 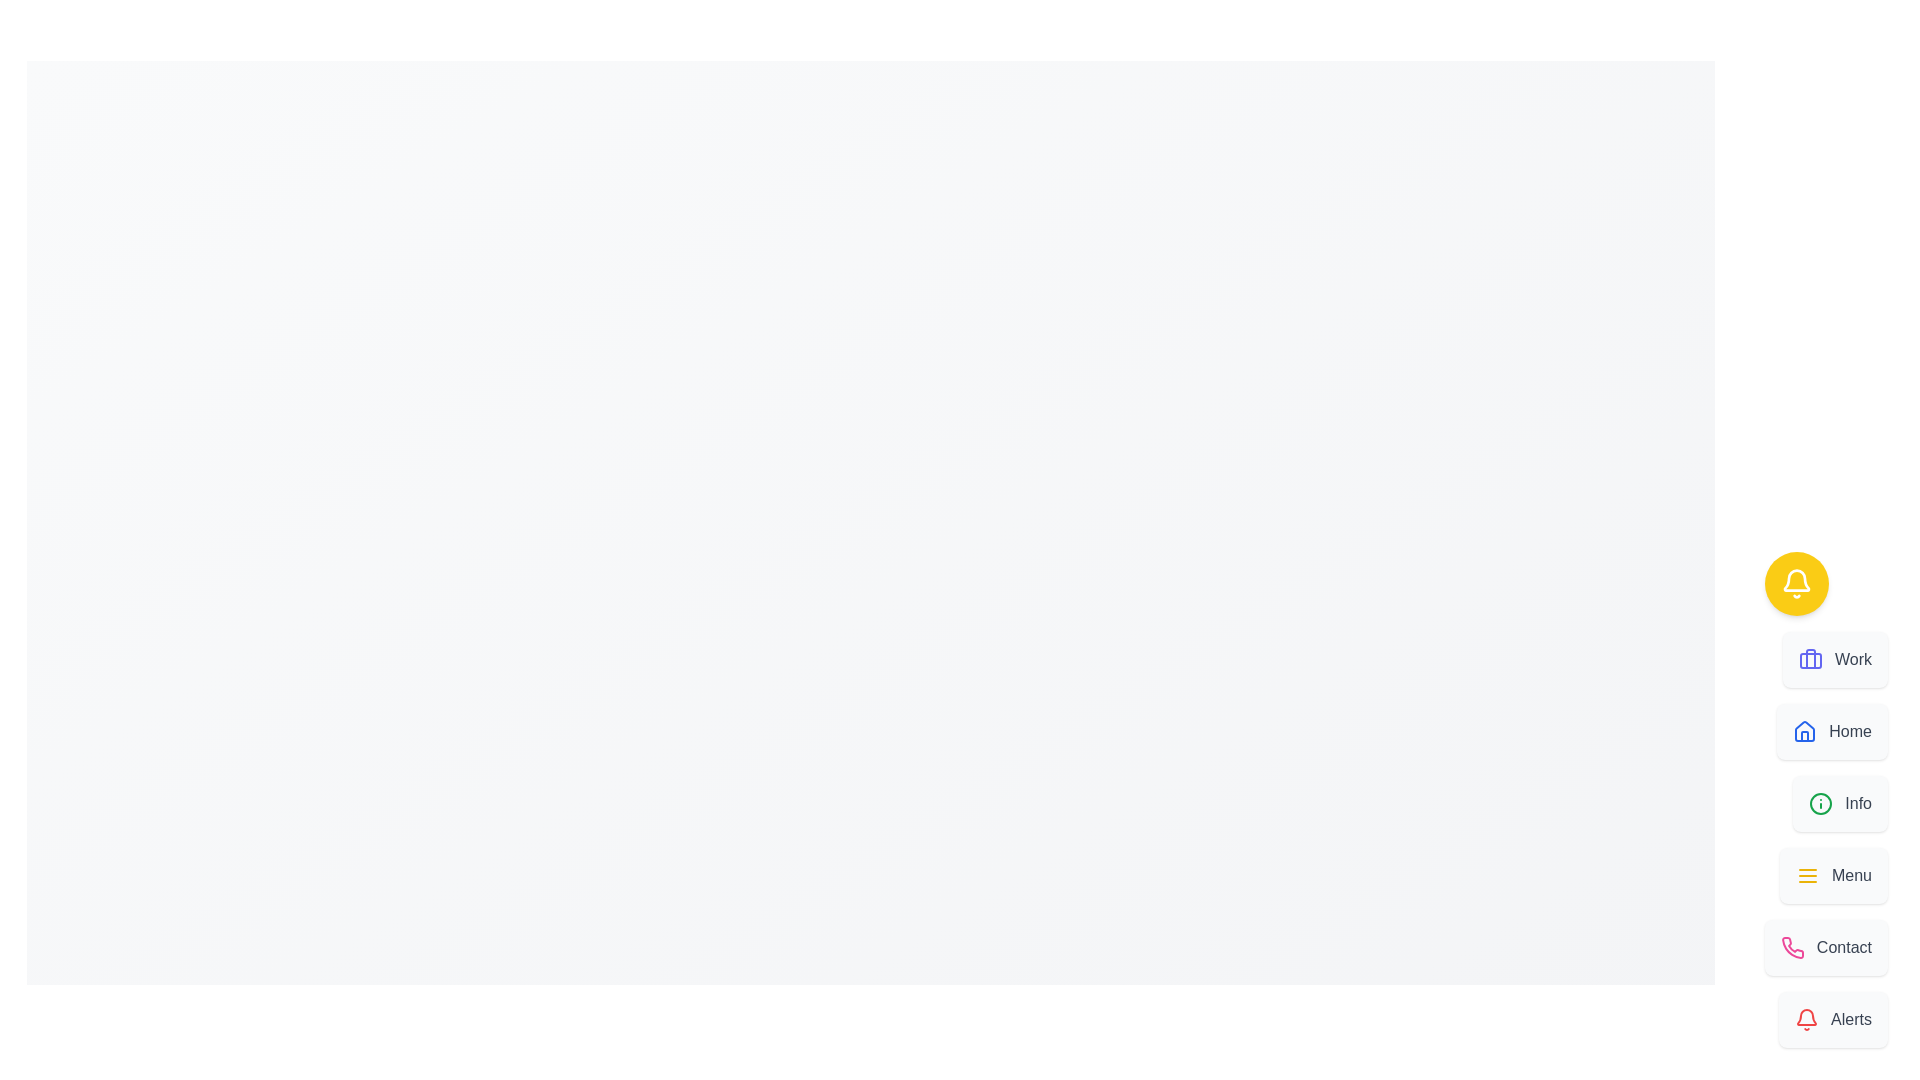 What do you see at coordinates (1796, 583) in the screenshot?
I see `the toggle button to toggle the menu open or closed` at bounding box center [1796, 583].